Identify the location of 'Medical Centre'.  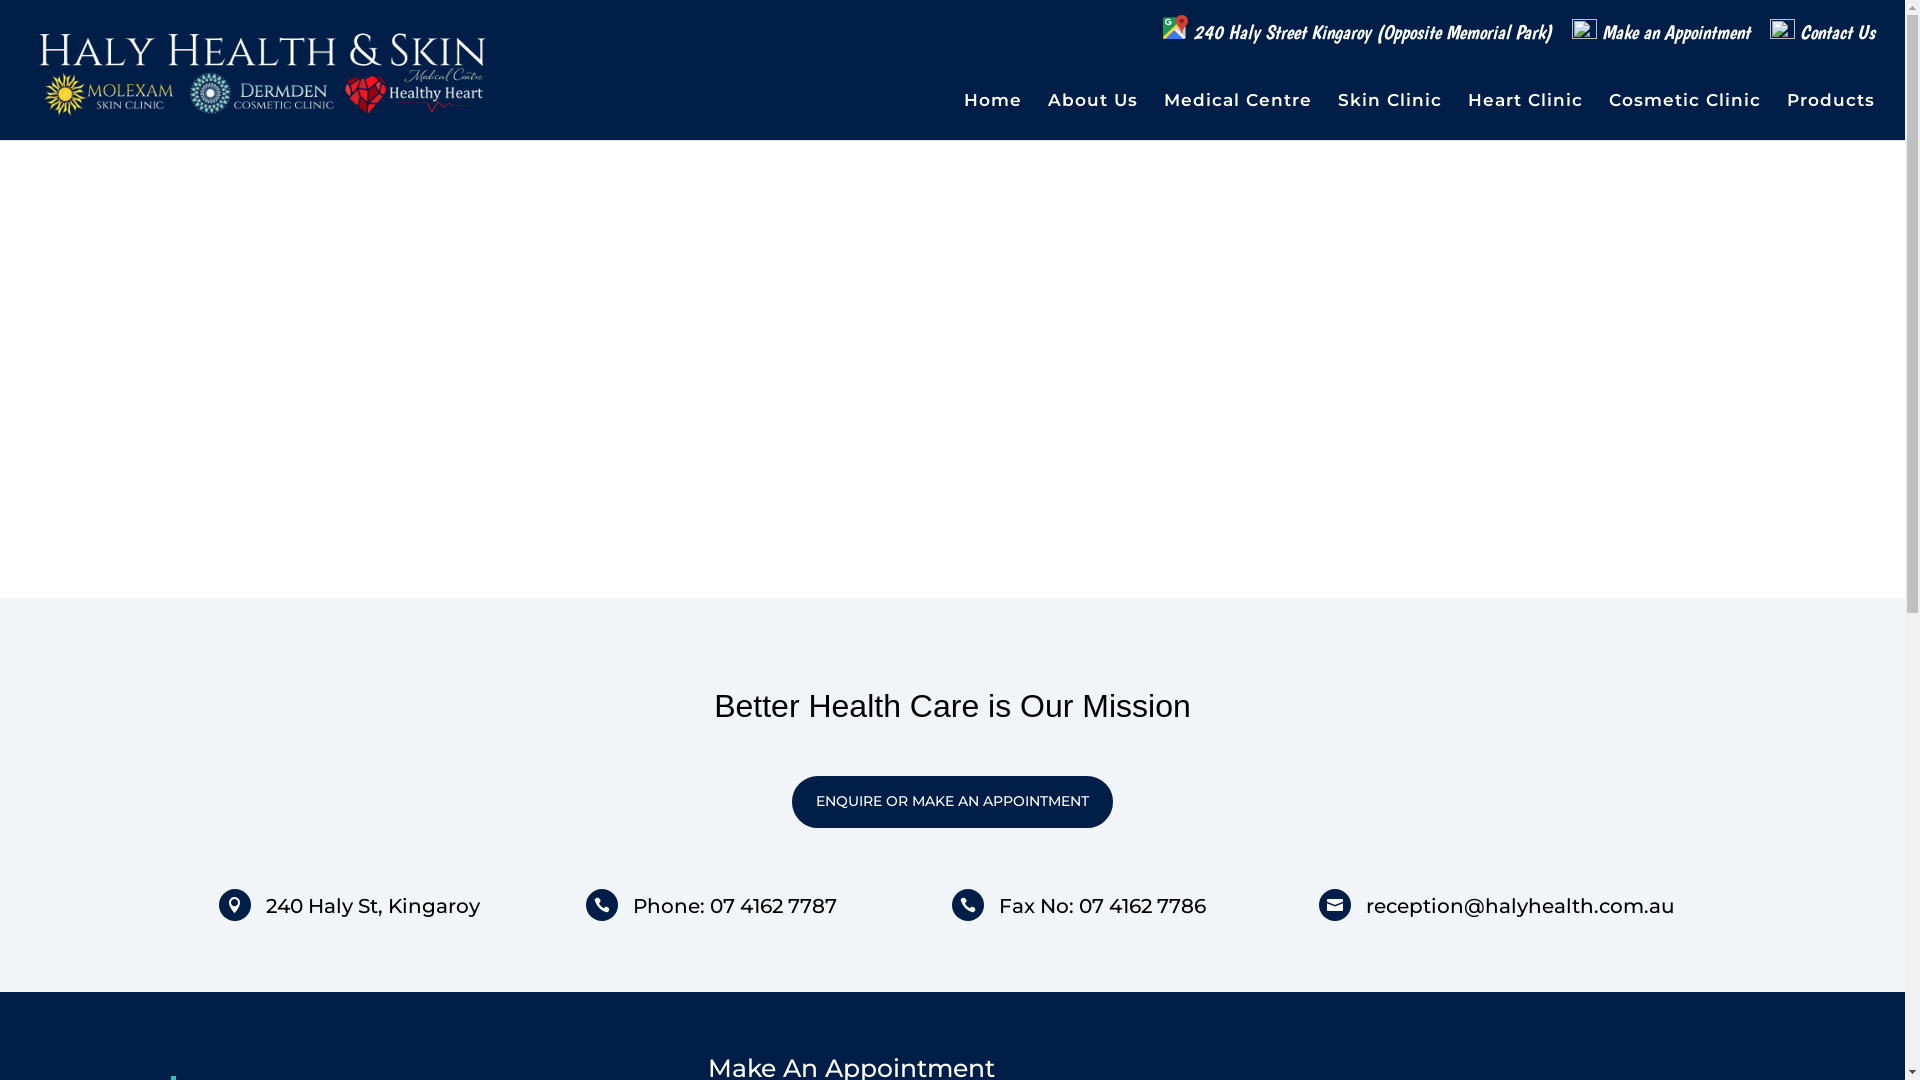
(1163, 116).